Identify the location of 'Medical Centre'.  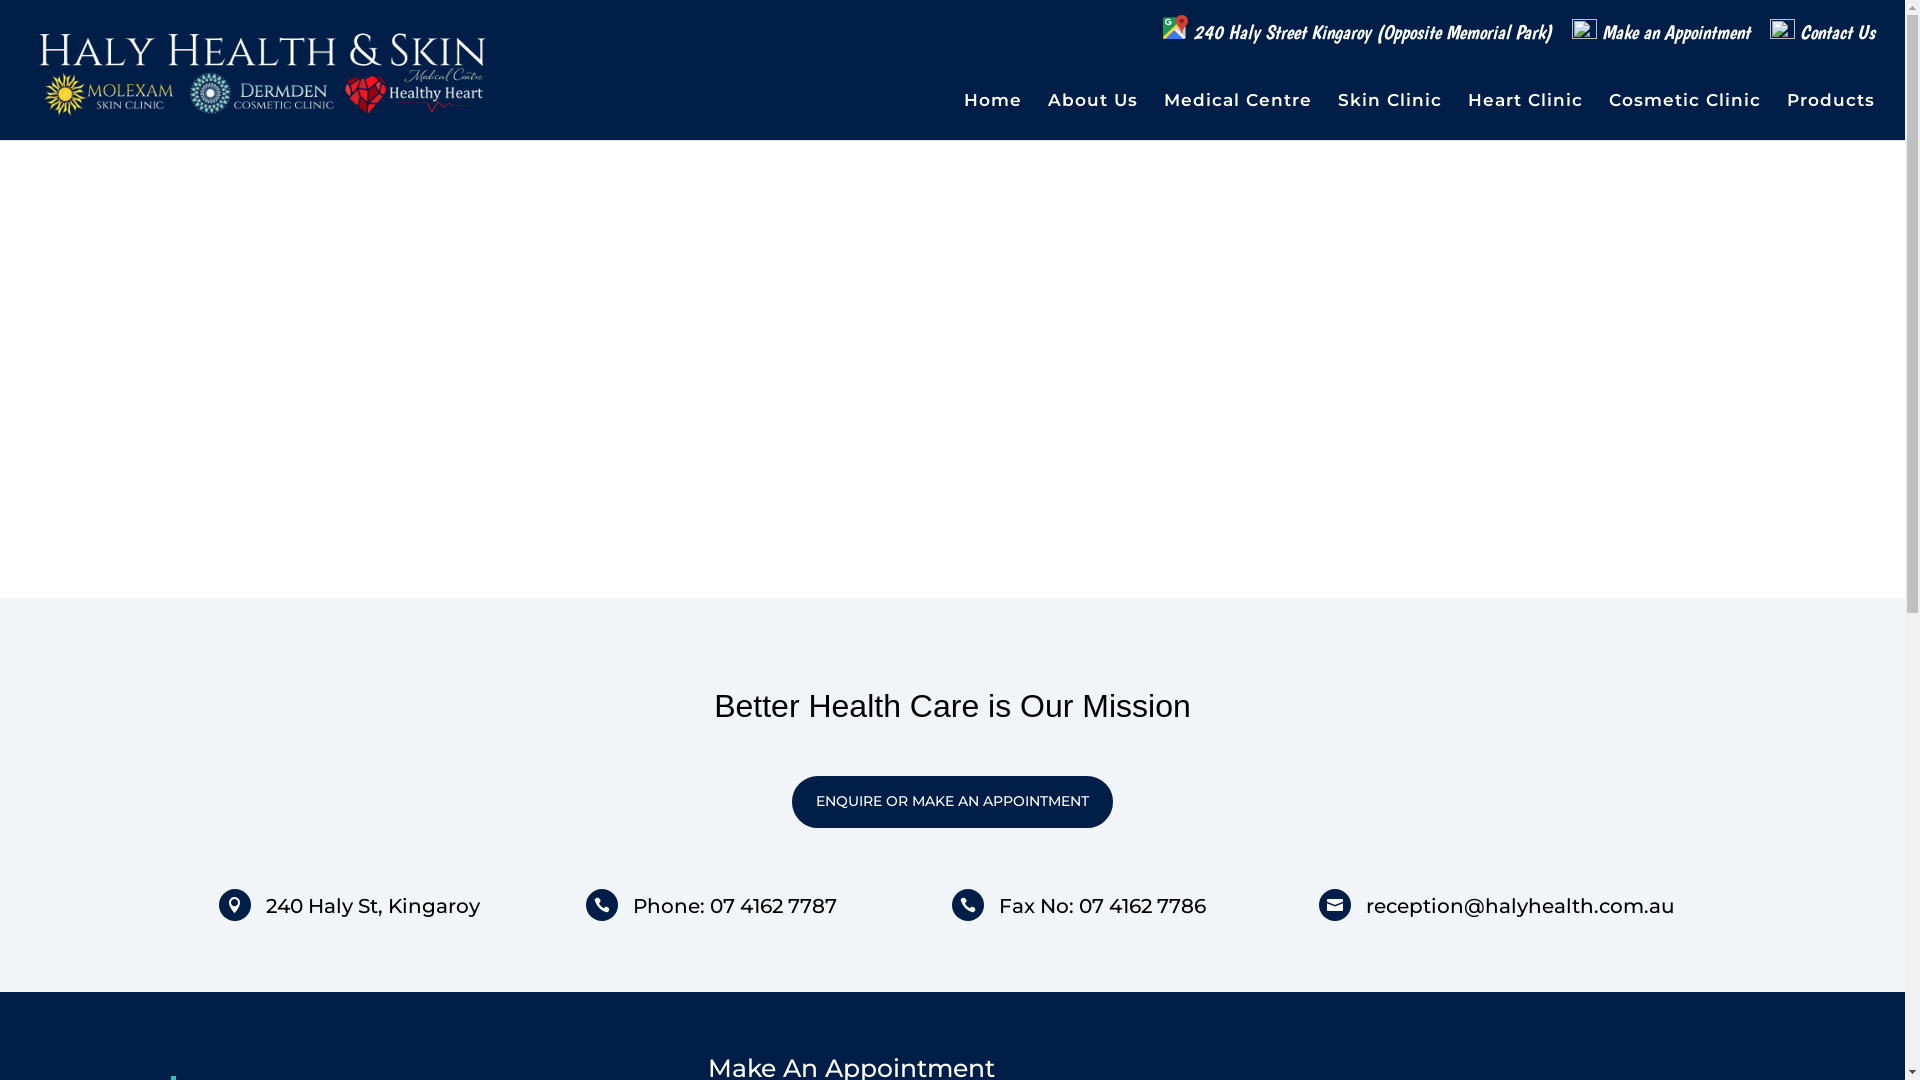
(1163, 116).